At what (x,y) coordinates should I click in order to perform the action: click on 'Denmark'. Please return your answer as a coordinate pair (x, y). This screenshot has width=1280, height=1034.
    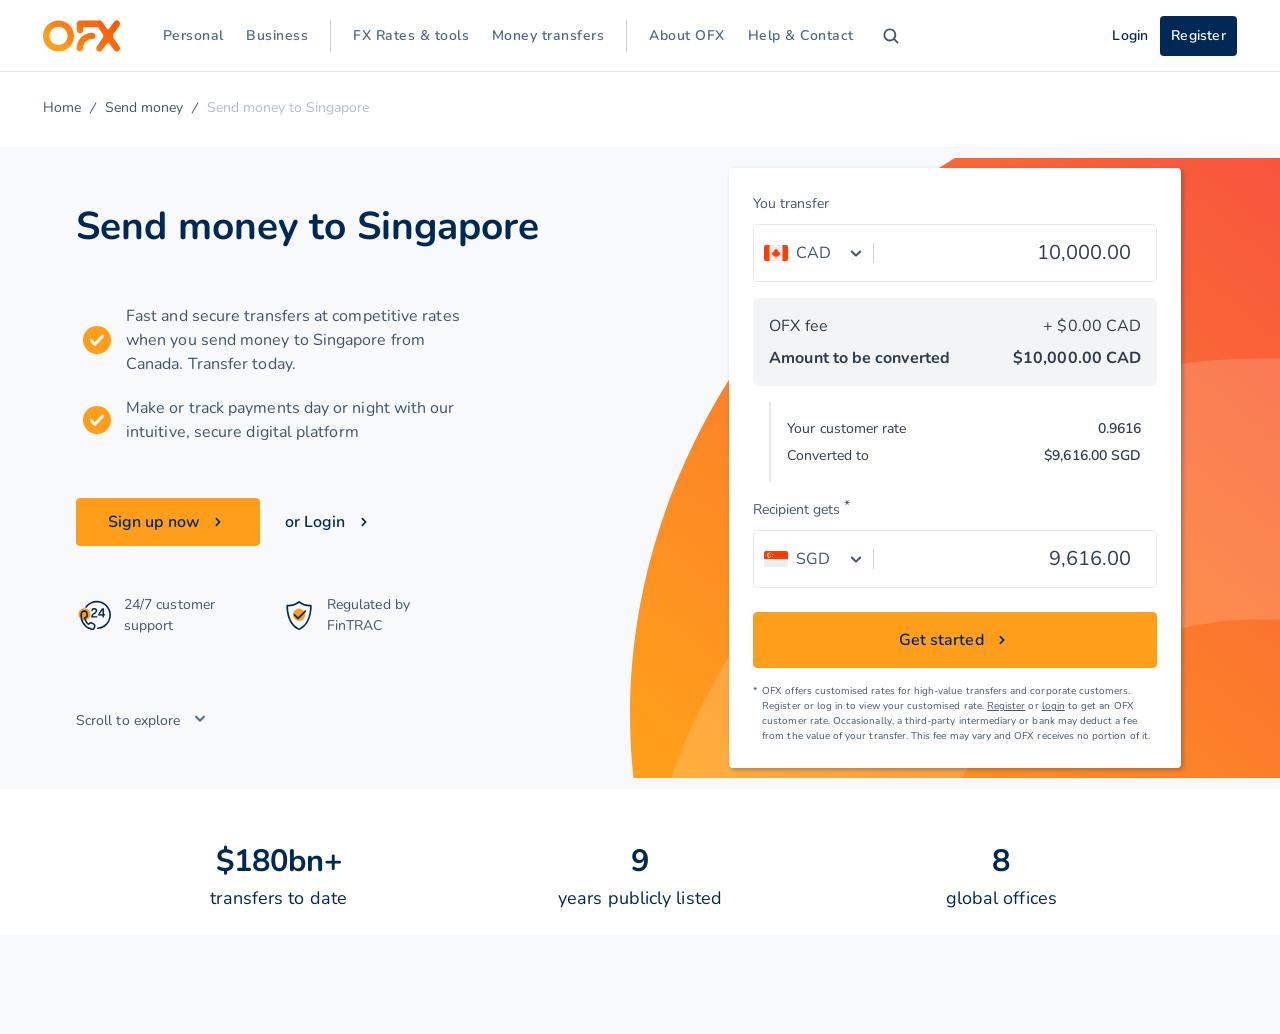
    Looking at the image, I should click on (140, 217).